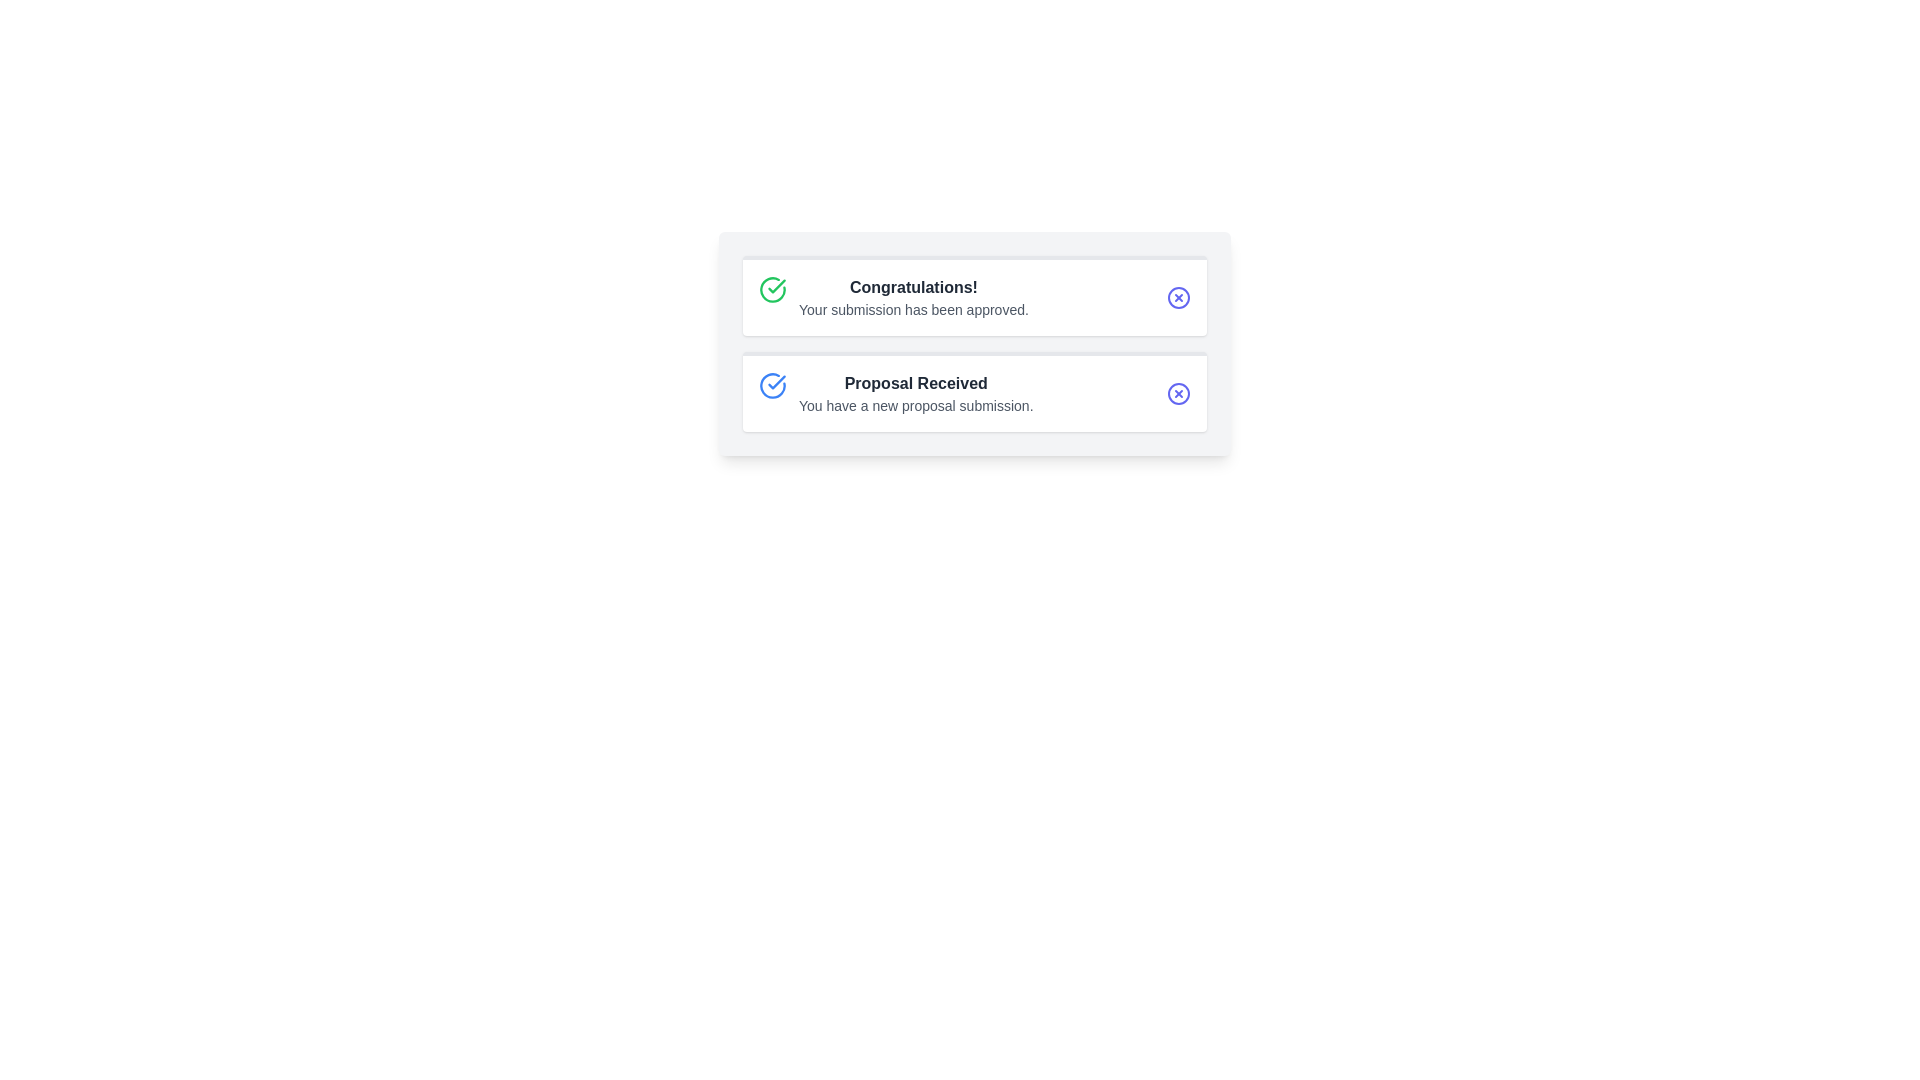 This screenshot has height=1080, width=1920. What do you see at coordinates (915, 384) in the screenshot?
I see `text label located in the upper portion of the second notification card, which summarizes the notification's purpose` at bounding box center [915, 384].